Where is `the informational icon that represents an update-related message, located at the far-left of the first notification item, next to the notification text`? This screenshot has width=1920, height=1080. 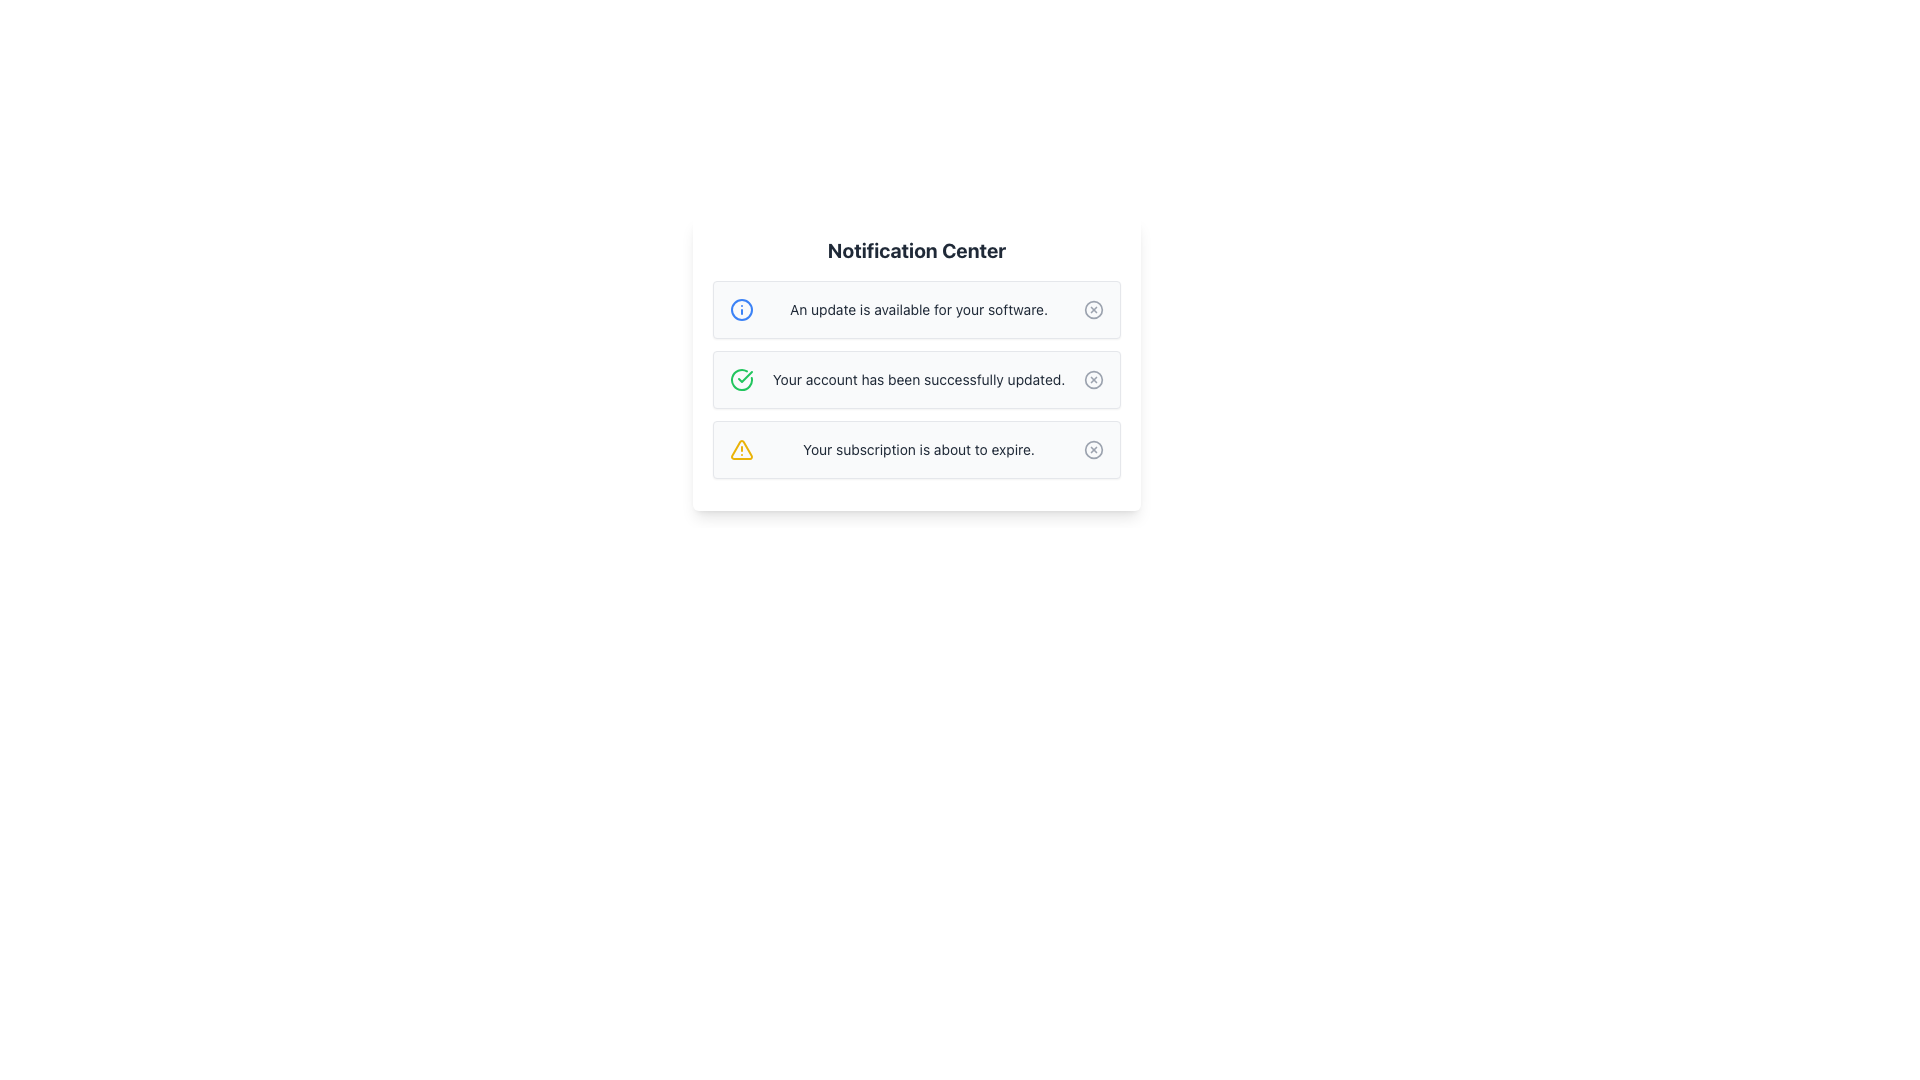 the informational icon that represents an update-related message, located at the far-left of the first notification item, next to the notification text is located at coordinates (741, 309).